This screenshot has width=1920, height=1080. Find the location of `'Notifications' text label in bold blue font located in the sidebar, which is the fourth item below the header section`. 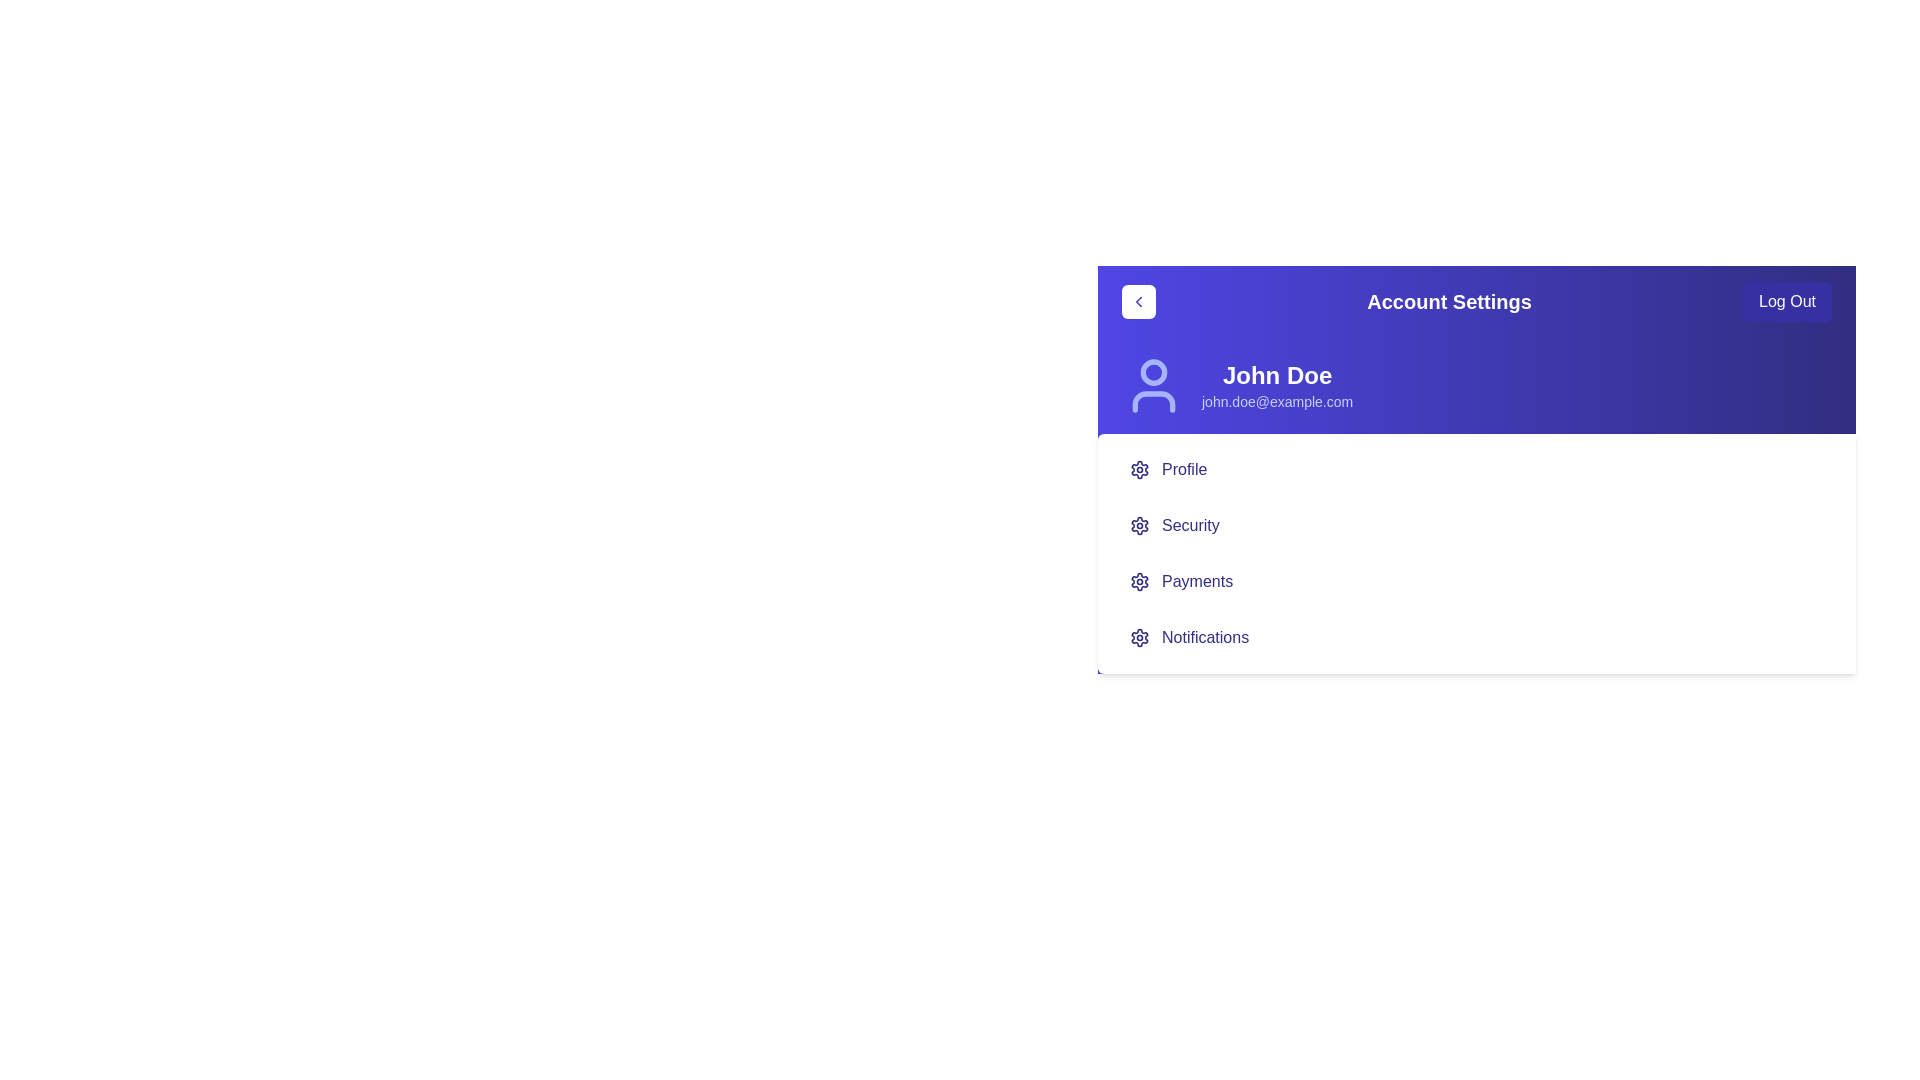

'Notifications' text label in bold blue font located in the sidebar, which is the fourth item below the header section is located at coordinates (1204, 637).